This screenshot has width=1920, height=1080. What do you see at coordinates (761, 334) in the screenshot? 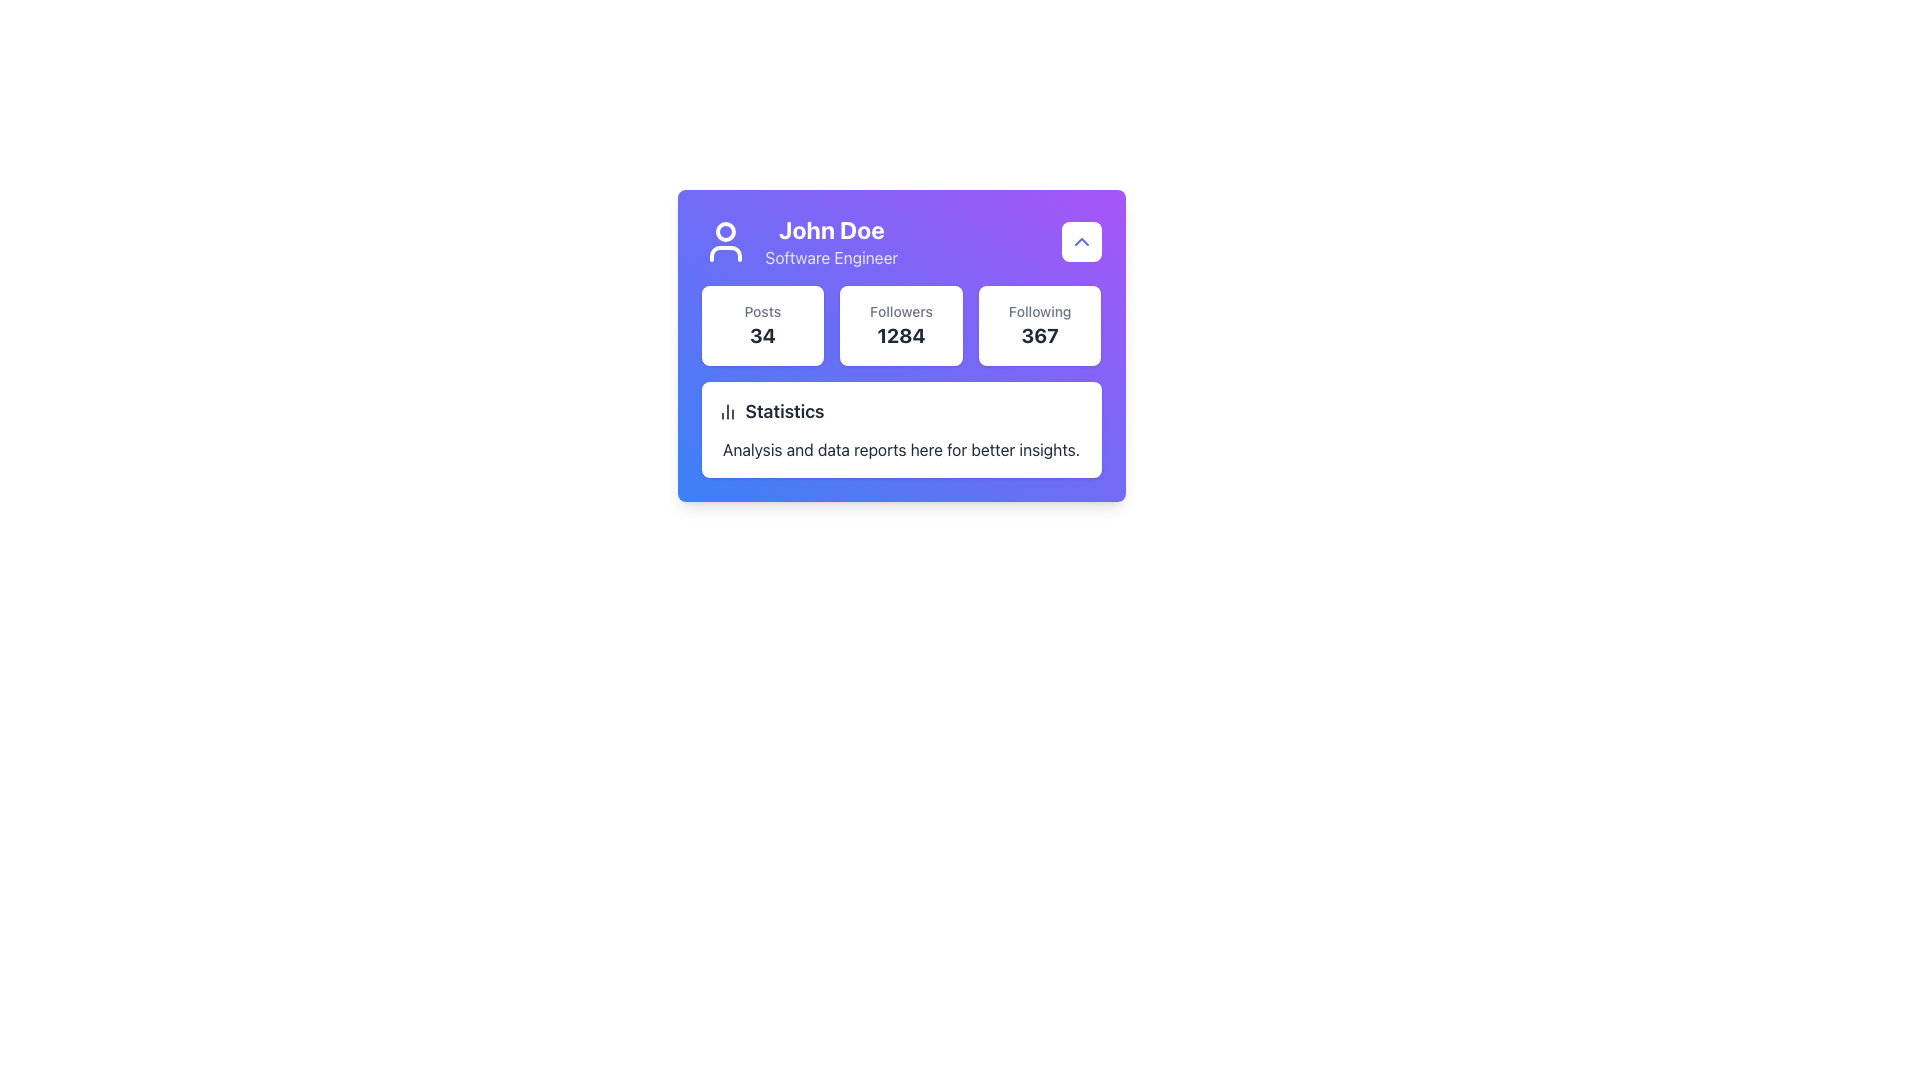
I see `text label indicating the count of posts associated with the user, located within the upper-left section of a white card under the 'Posts' label` at bounding box center [761, 334].